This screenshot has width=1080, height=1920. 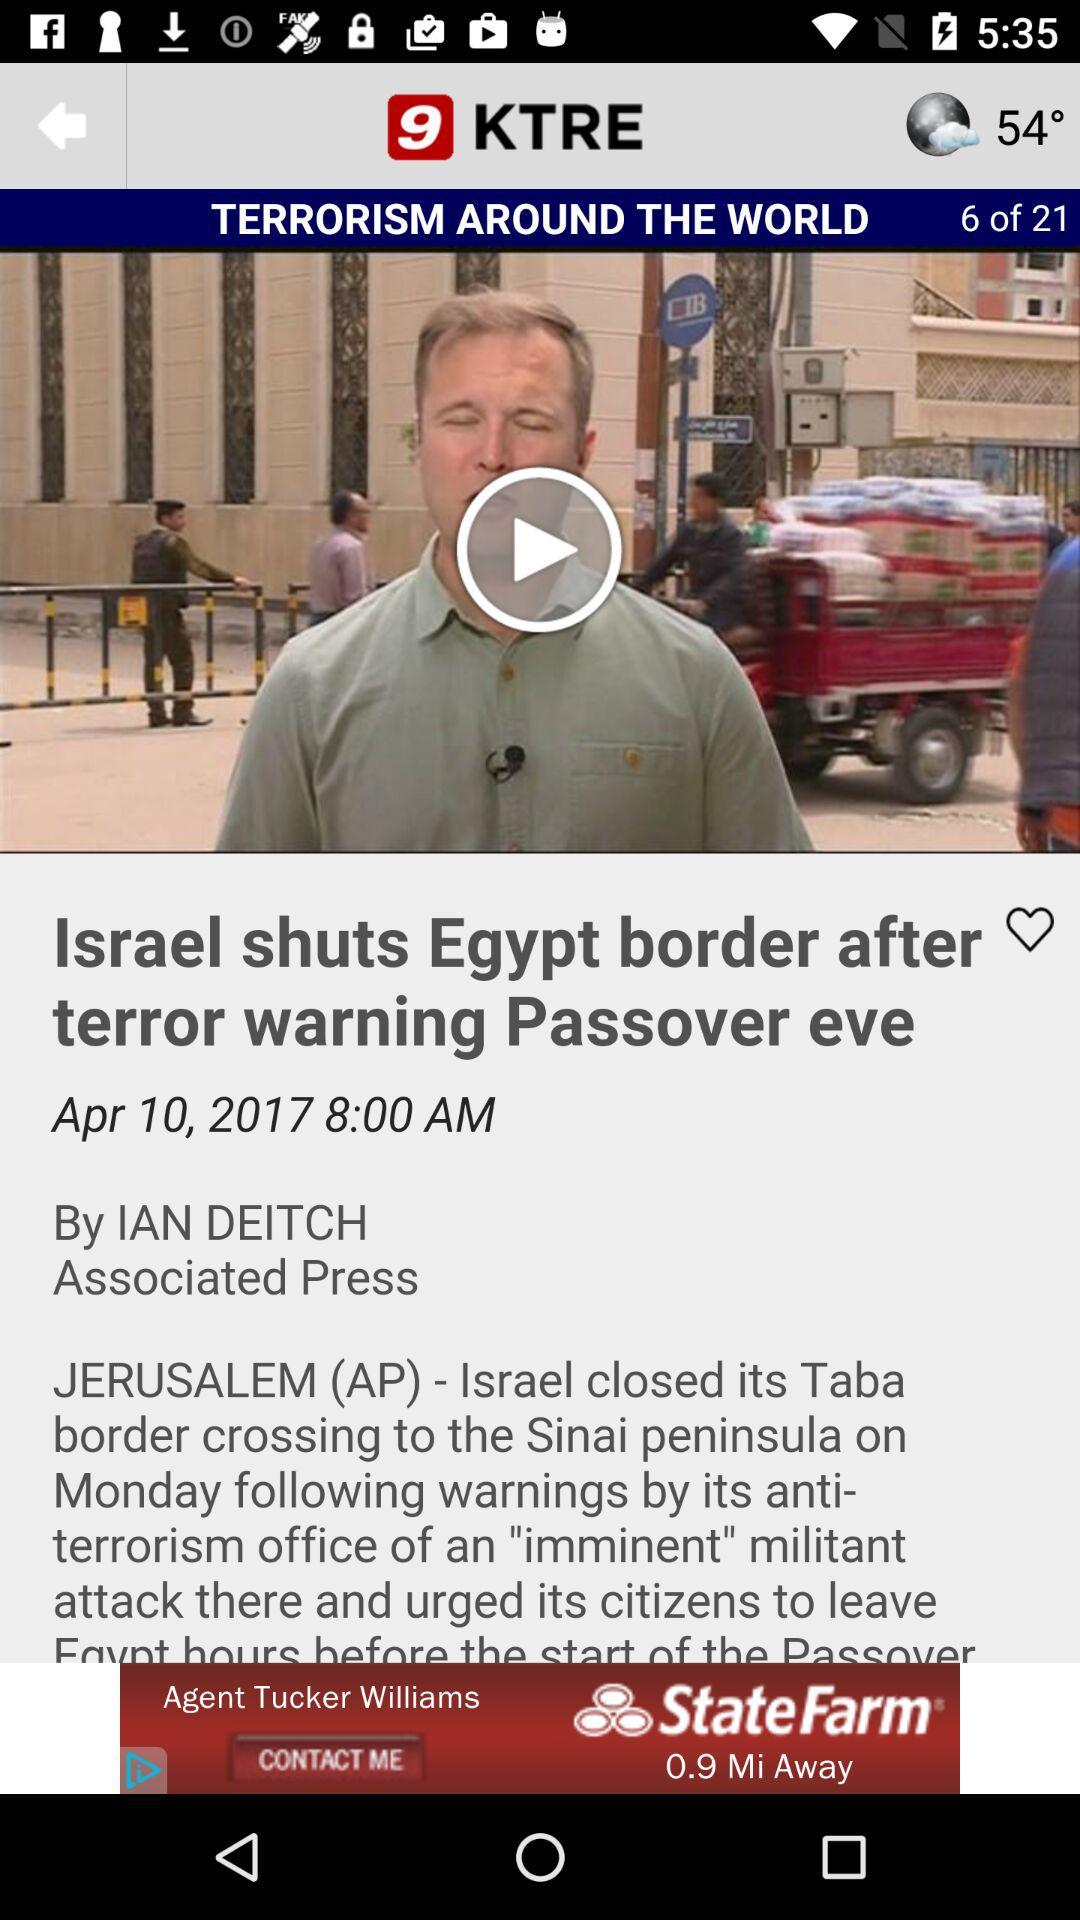 What do you see at coordinates (1017, 928) in the screenshot?
I see `the favorite icon` at bounding box center [1017, 928].